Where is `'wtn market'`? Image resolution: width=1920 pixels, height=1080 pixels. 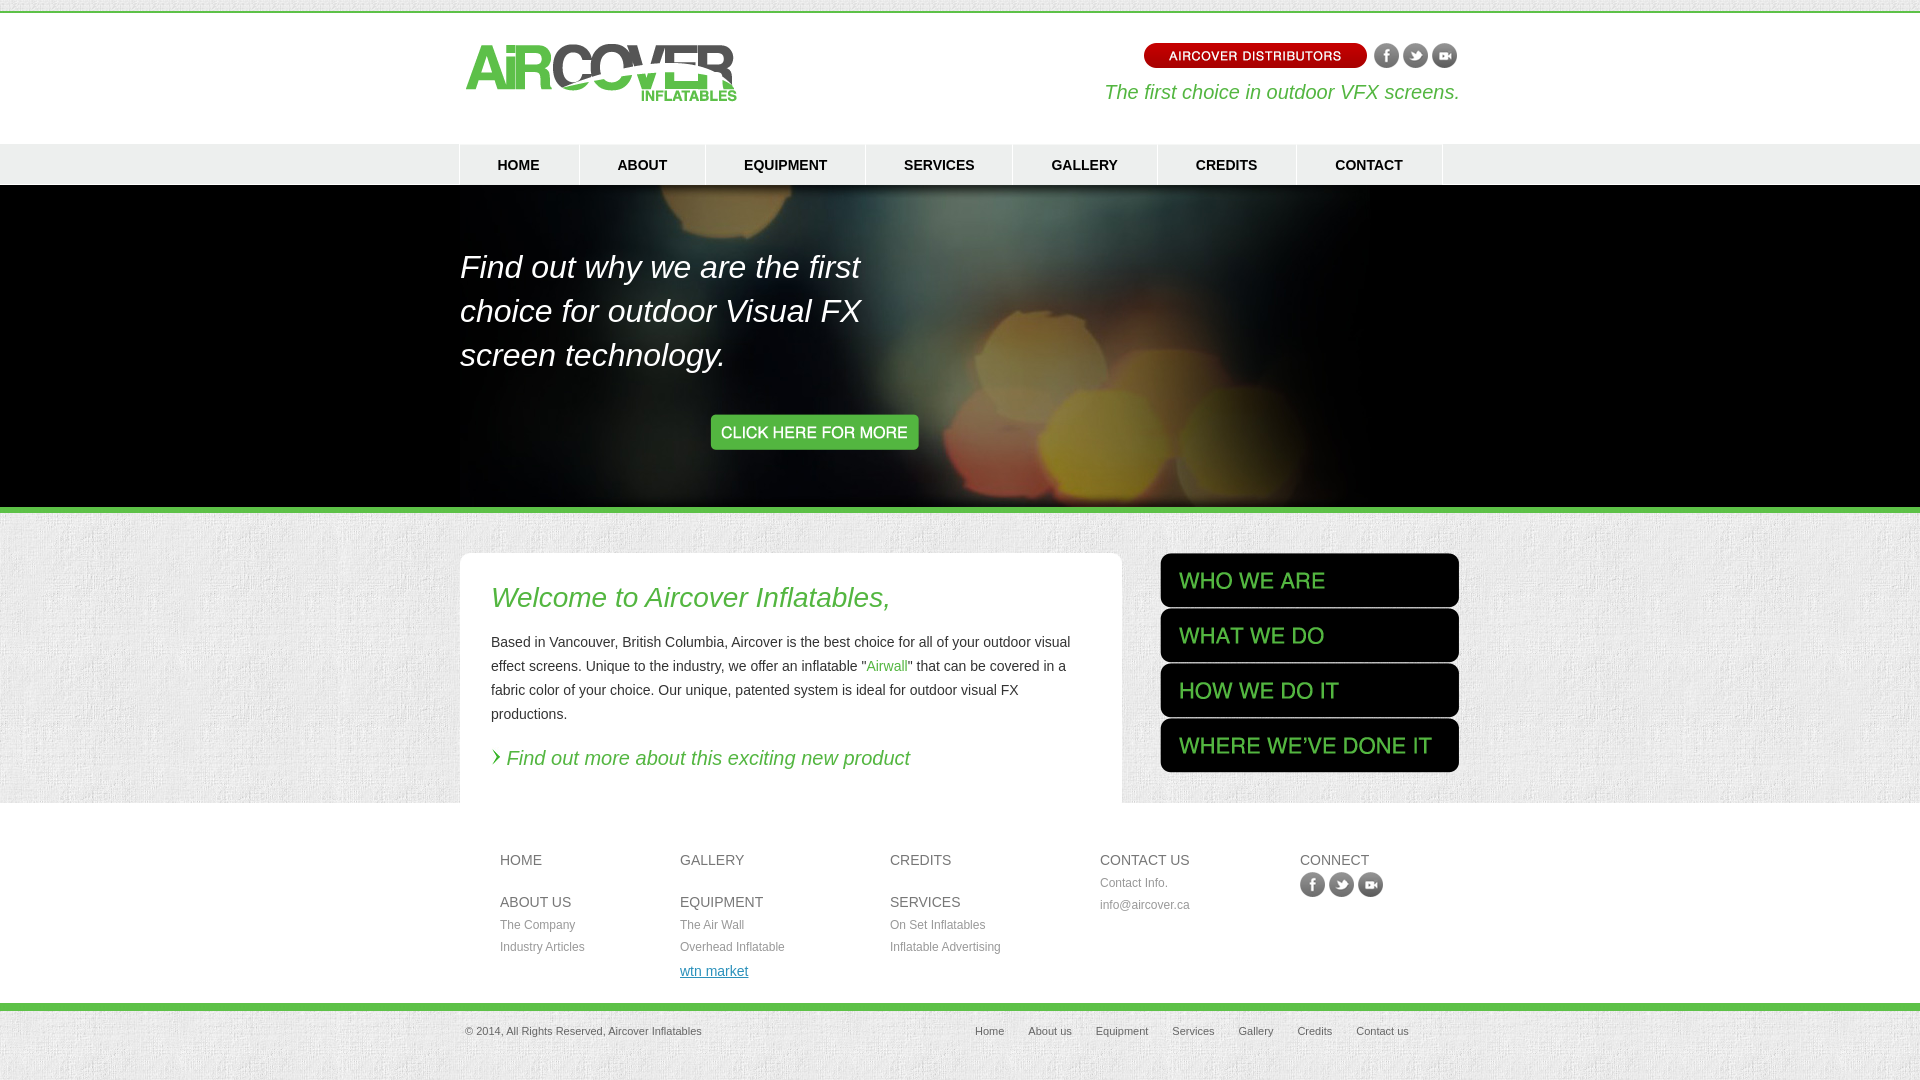
'wtn market' is located at coordinates (714, 970).